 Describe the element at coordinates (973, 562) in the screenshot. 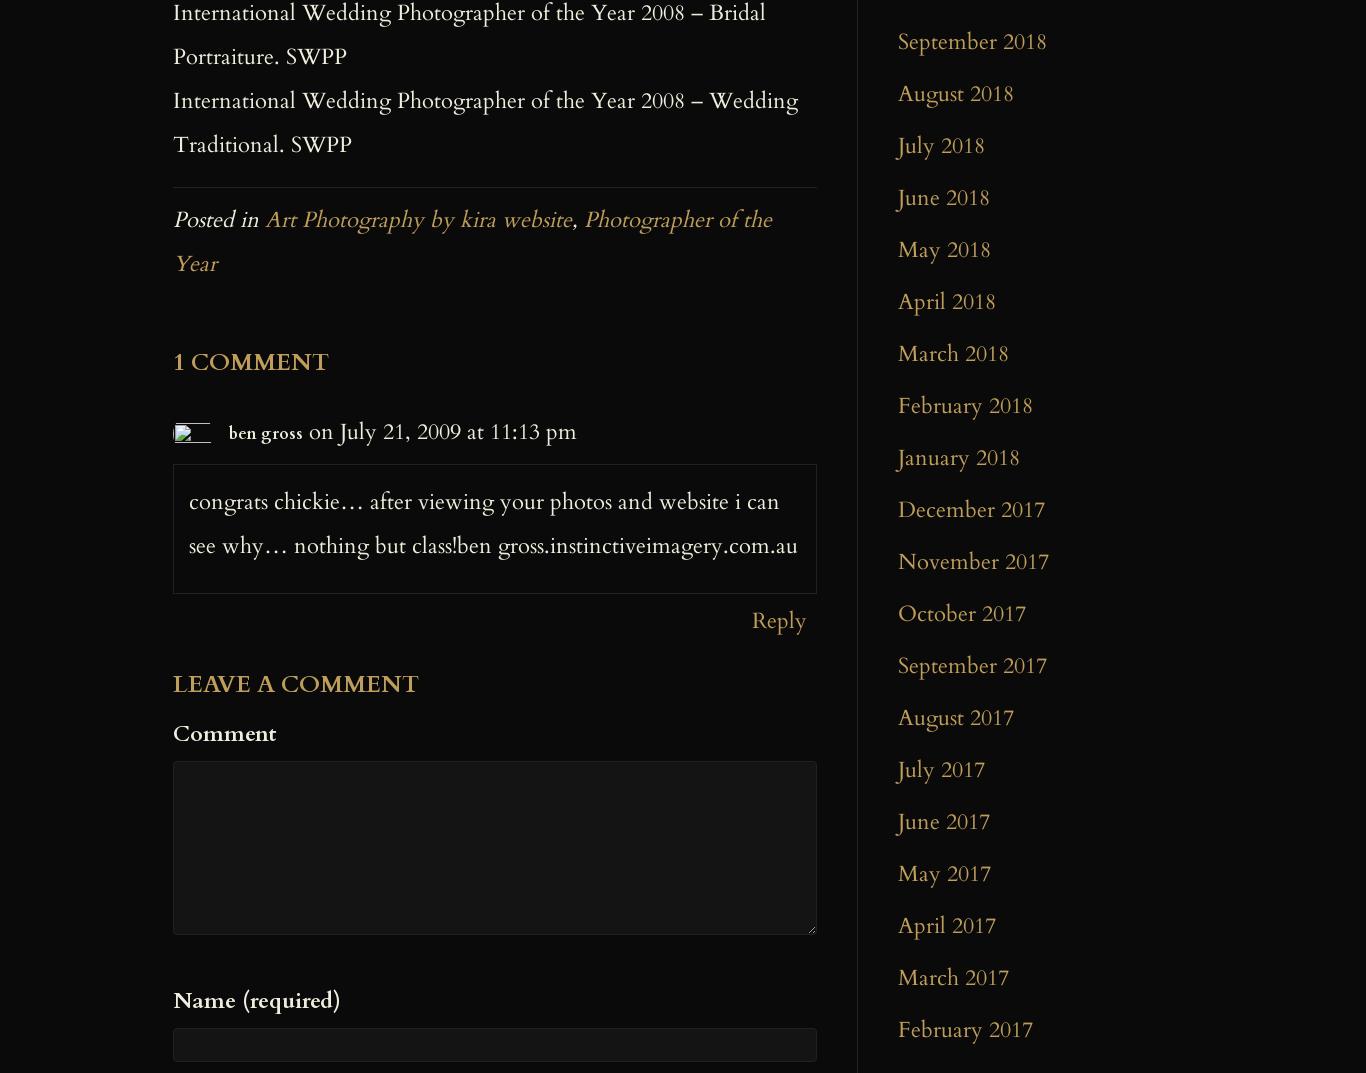

I see `'November 2017'` at that location.